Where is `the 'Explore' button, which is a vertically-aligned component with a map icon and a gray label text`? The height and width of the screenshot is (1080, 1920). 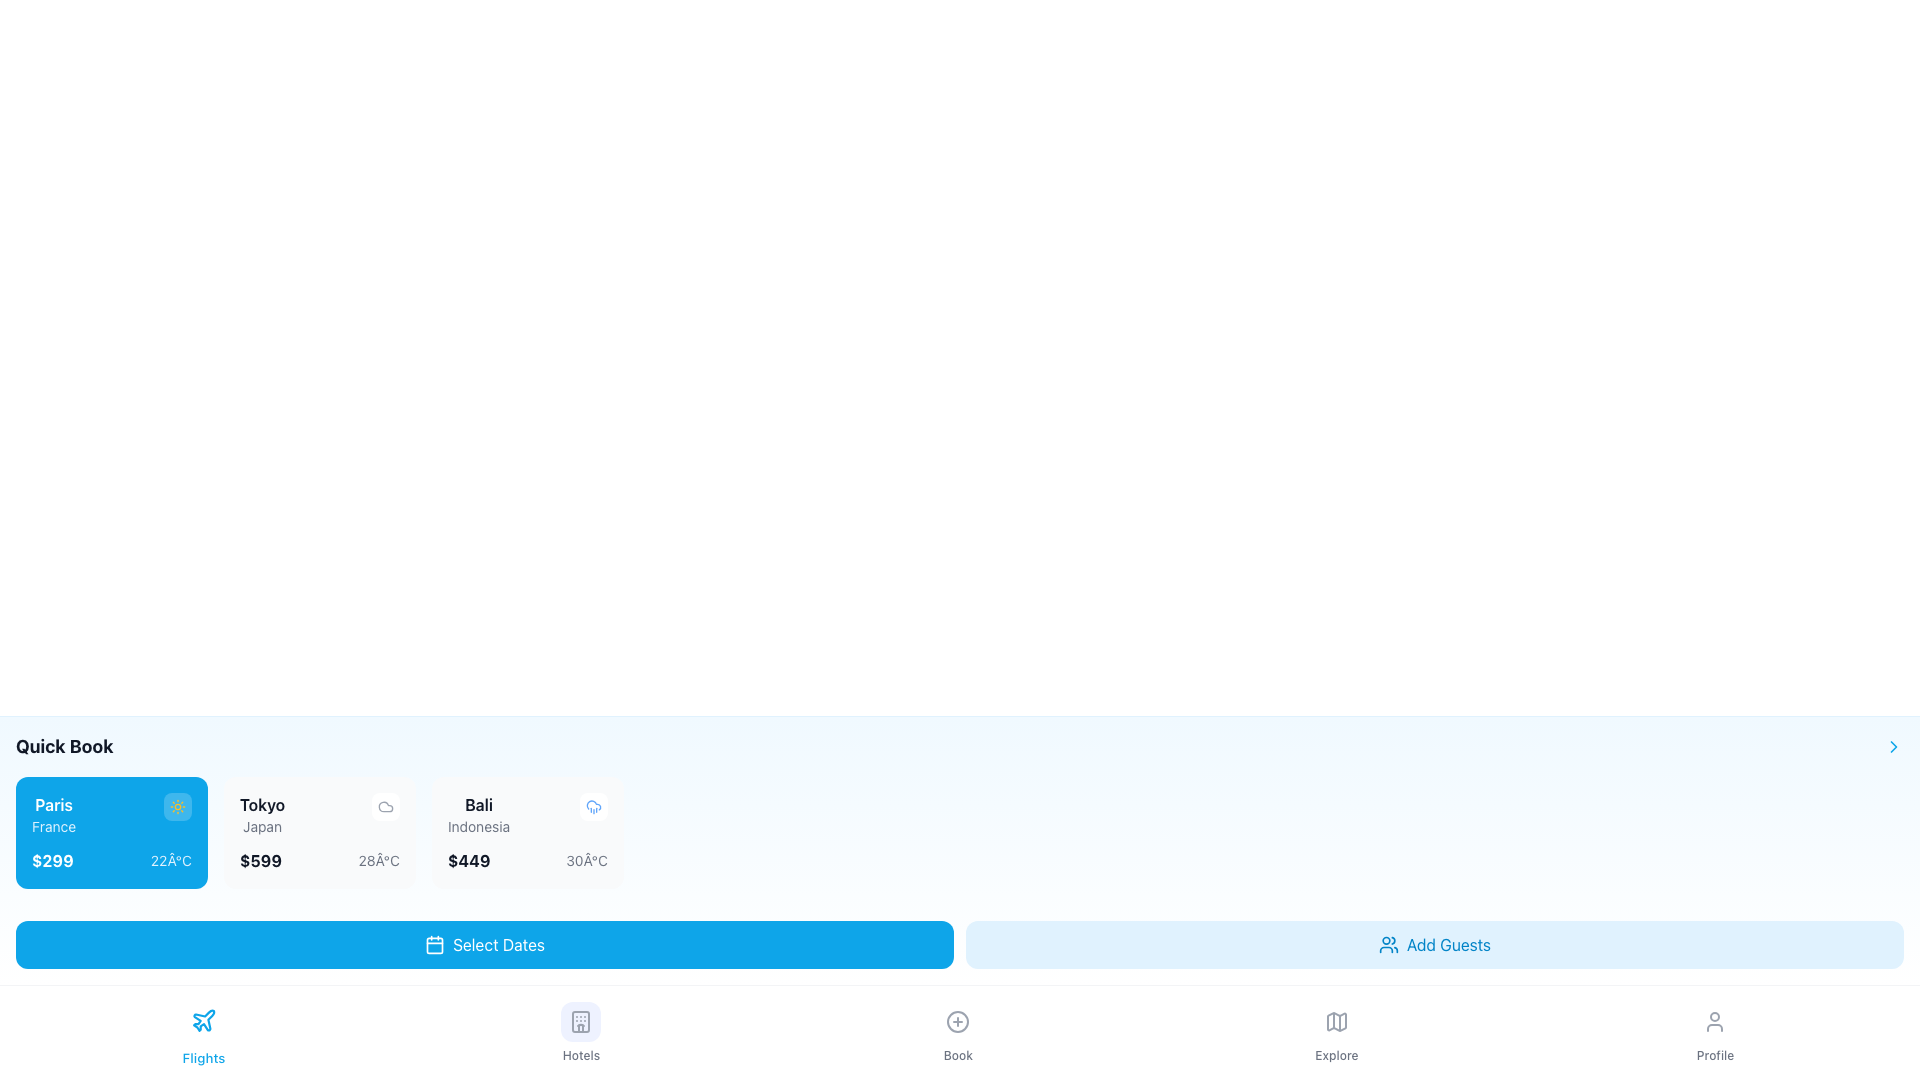
the 'Explore' button, which is a vertically-aligned component with a map icon and a gray label text is located at coordinates (1336, 1033).